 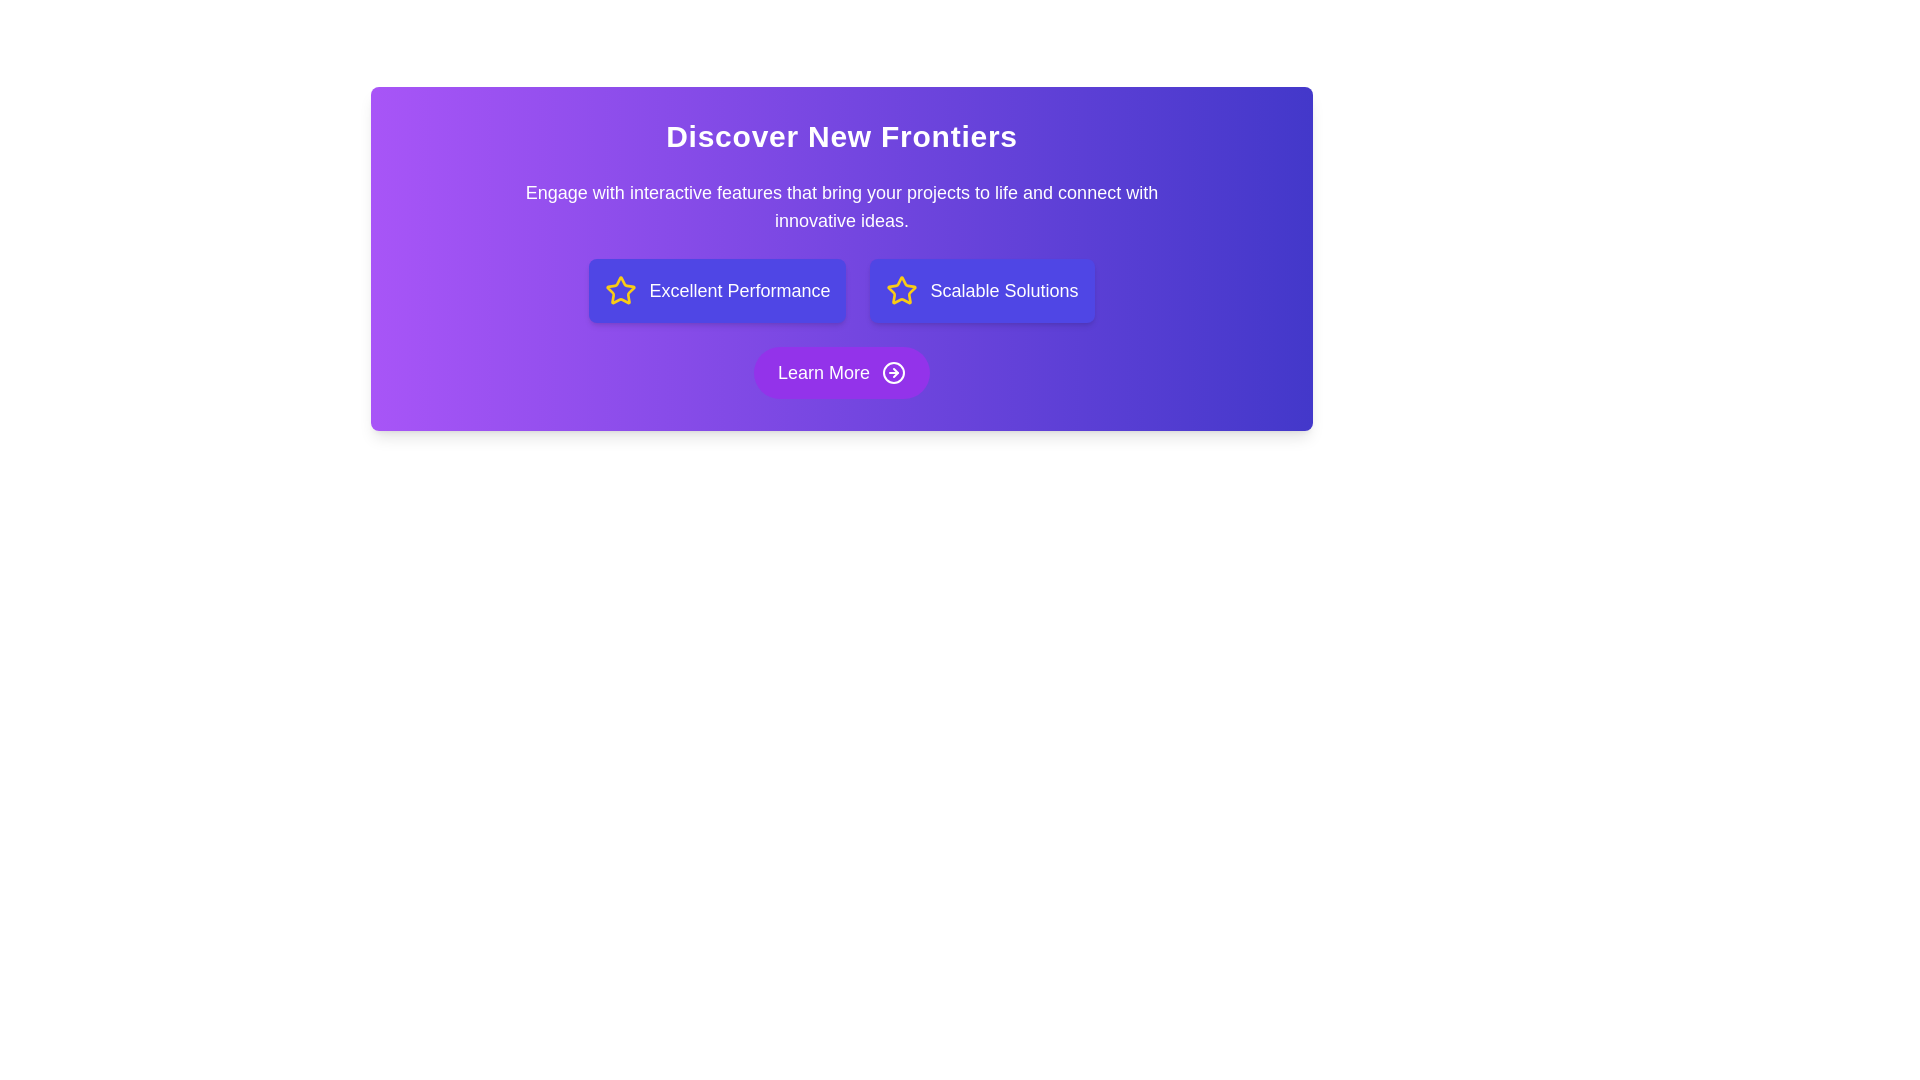 I want to click on the icon associated with the 'Learn More' button, which is positioned to the right side of the button at the bottom center of the main content area, so click(x=892, y=373).